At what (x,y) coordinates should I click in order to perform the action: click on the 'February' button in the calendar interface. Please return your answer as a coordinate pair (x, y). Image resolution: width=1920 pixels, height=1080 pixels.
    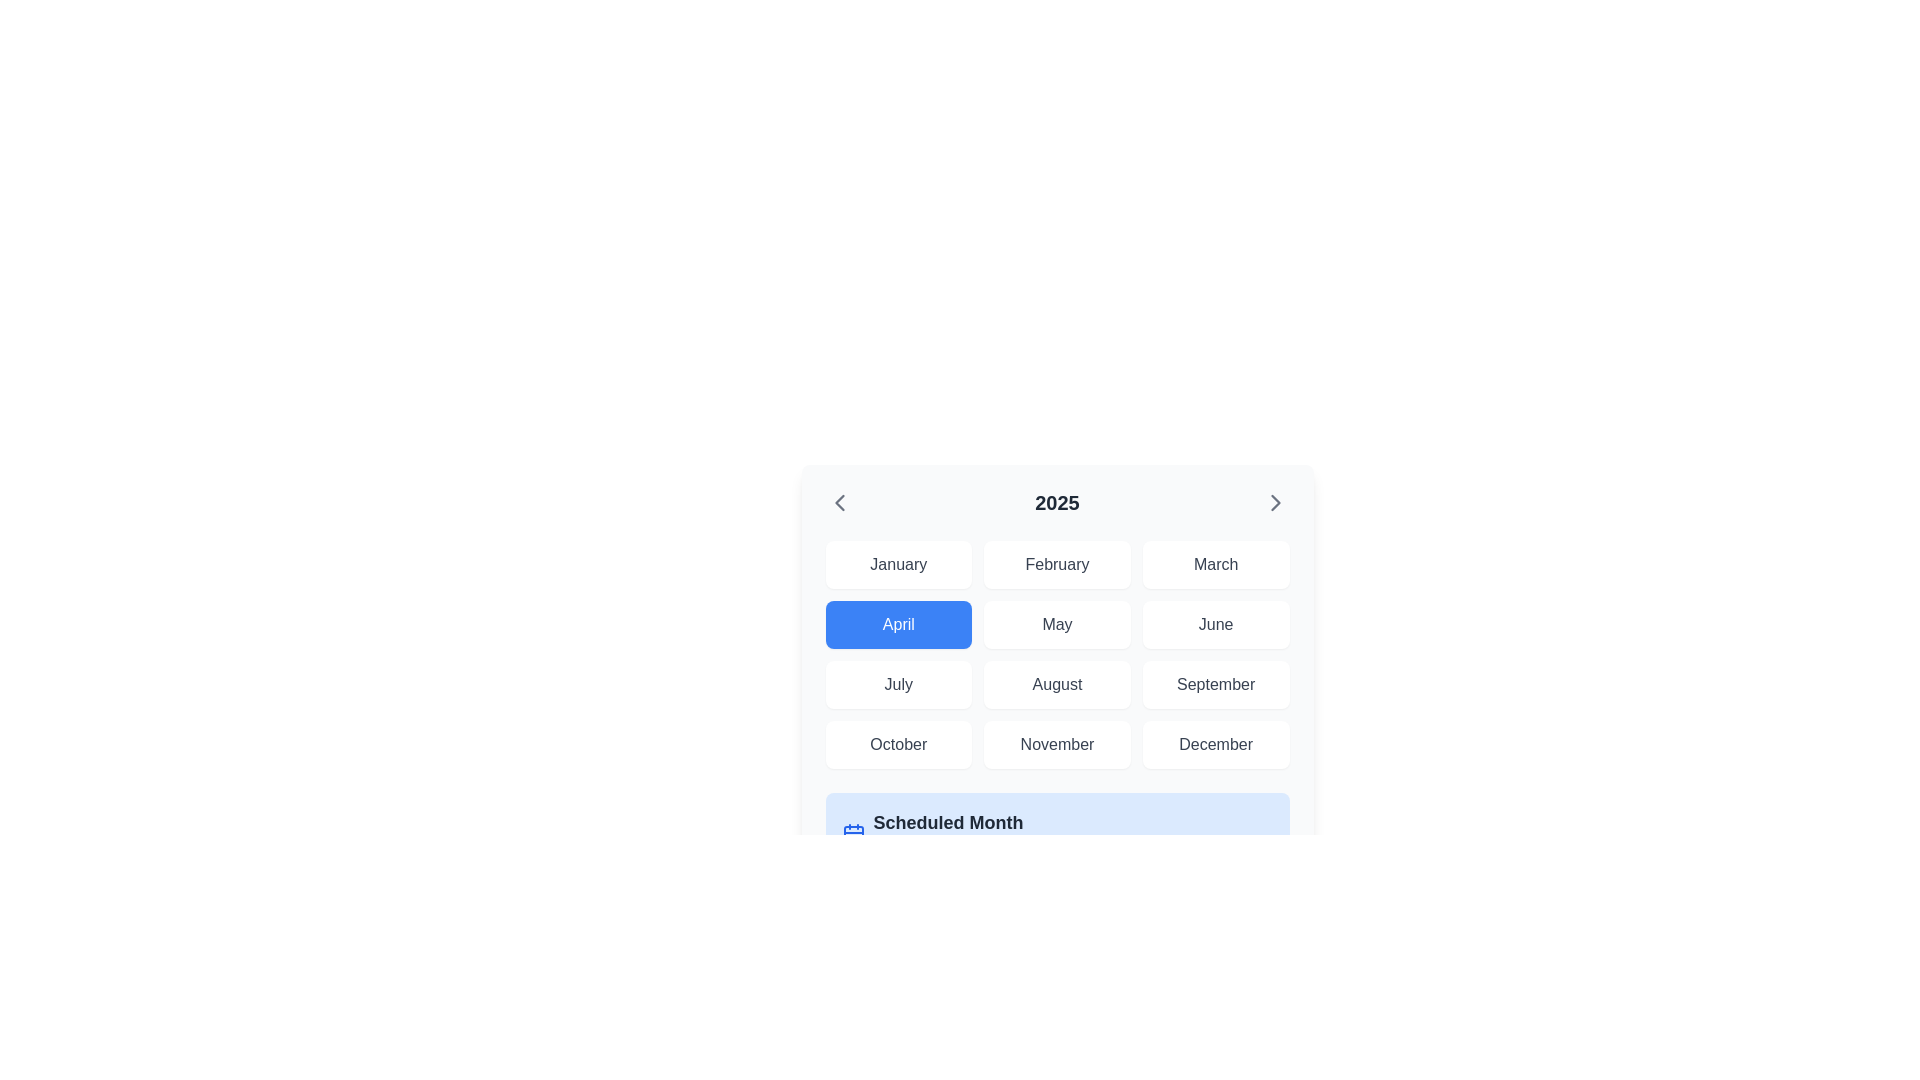
    Looking at the image, I should click on (1056, 564).